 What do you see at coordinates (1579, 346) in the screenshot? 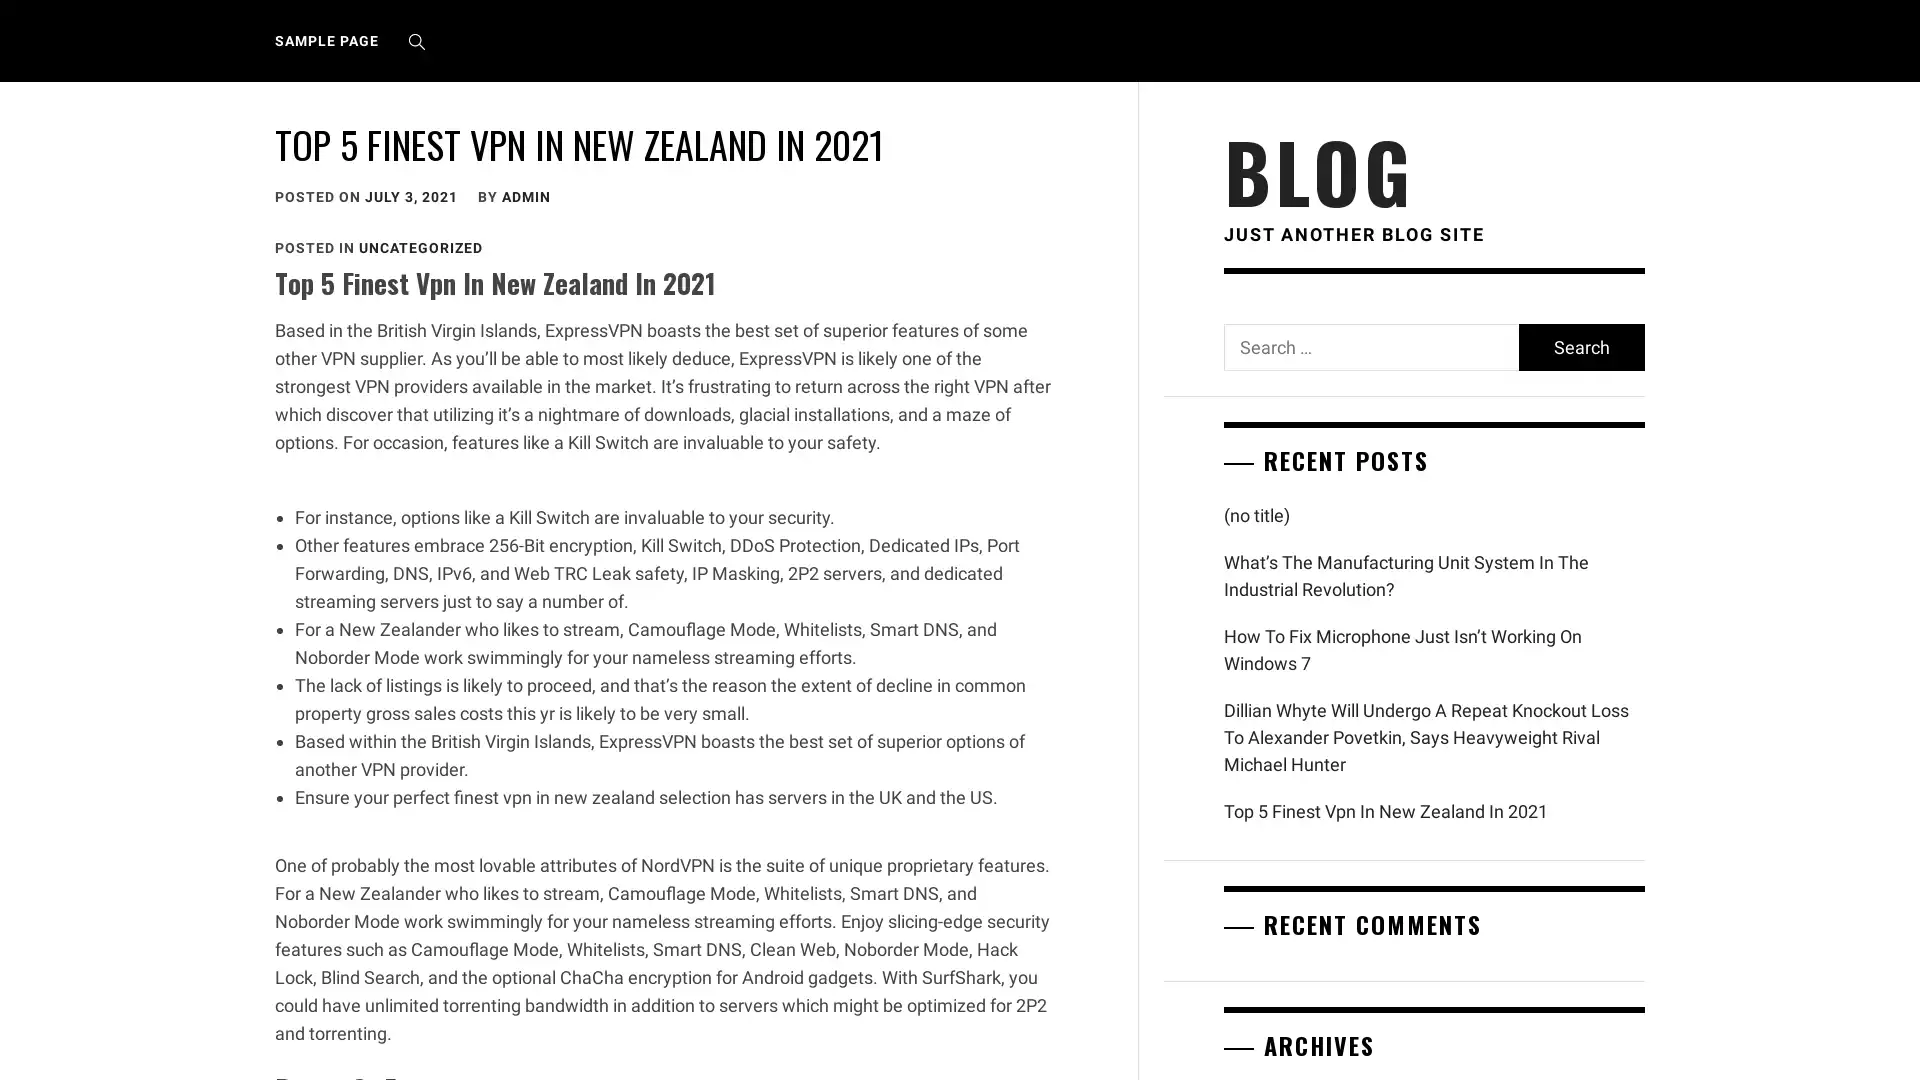
I see `Search` at bounding box center [1579, 346].